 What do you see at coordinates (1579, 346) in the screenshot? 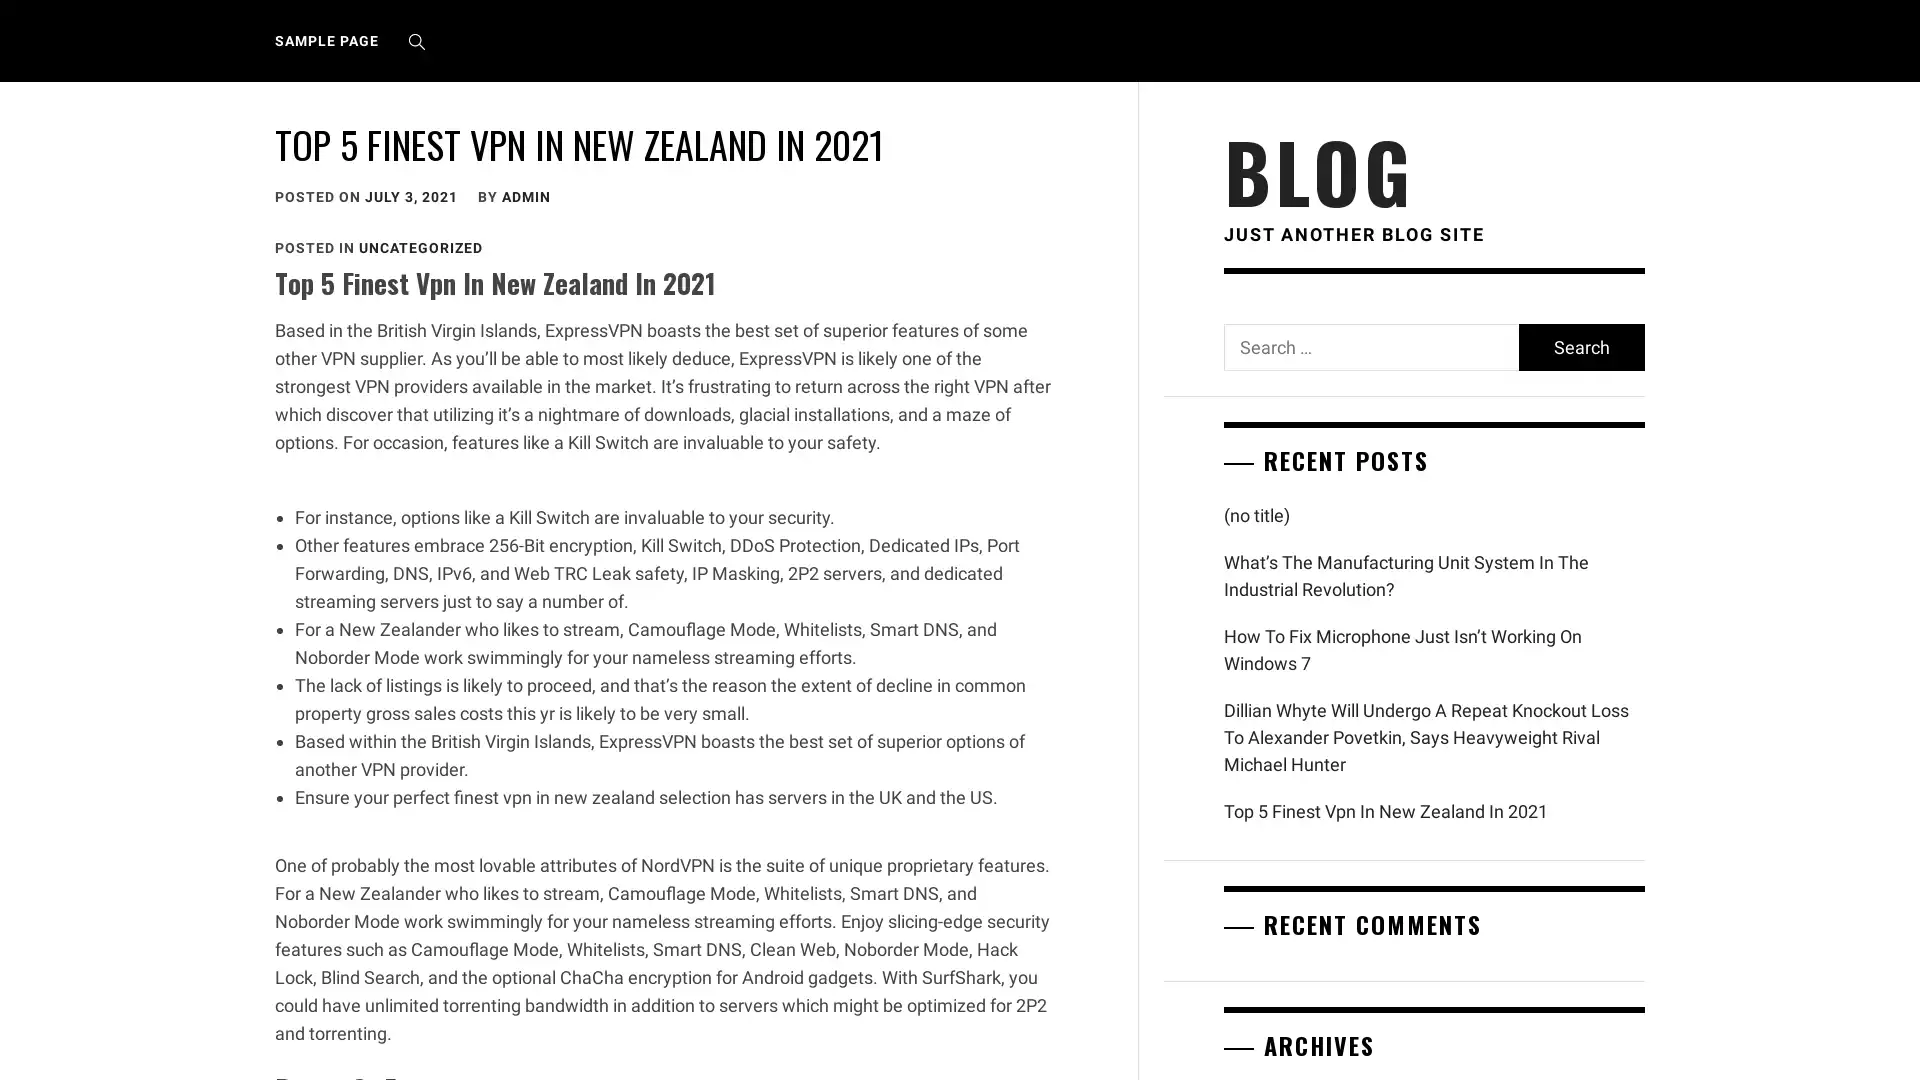
I see `Search` at bounding box center [1579, 346].